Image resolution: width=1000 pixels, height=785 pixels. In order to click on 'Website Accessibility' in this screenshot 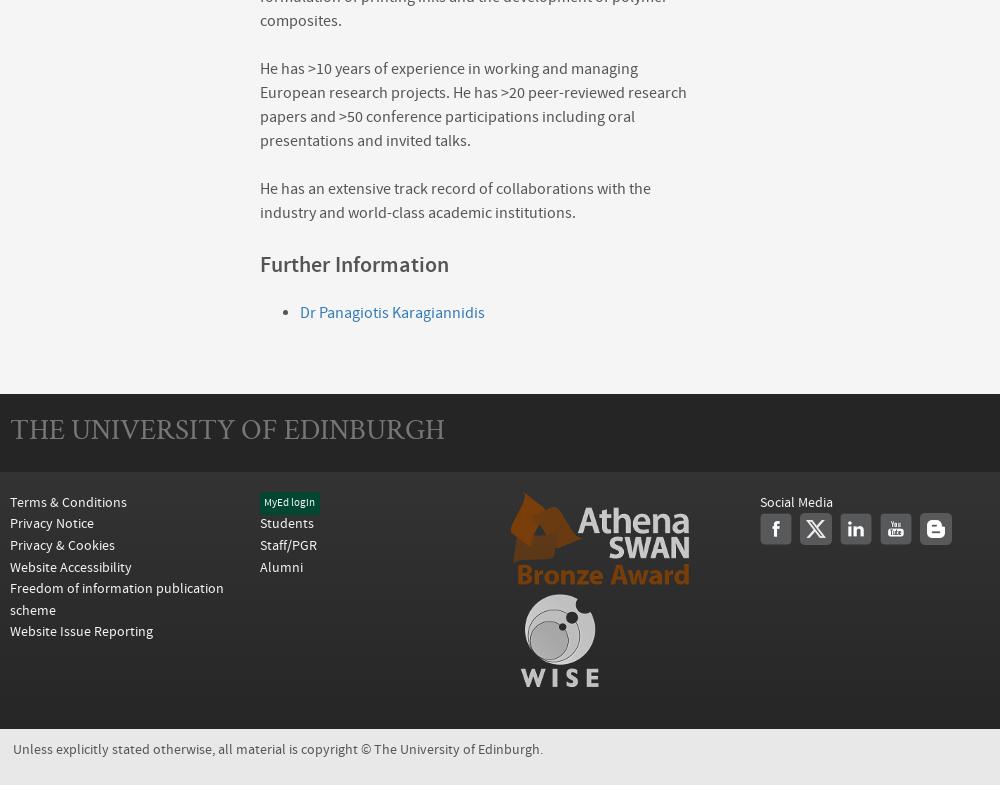, I will do `click(10, 566)`.